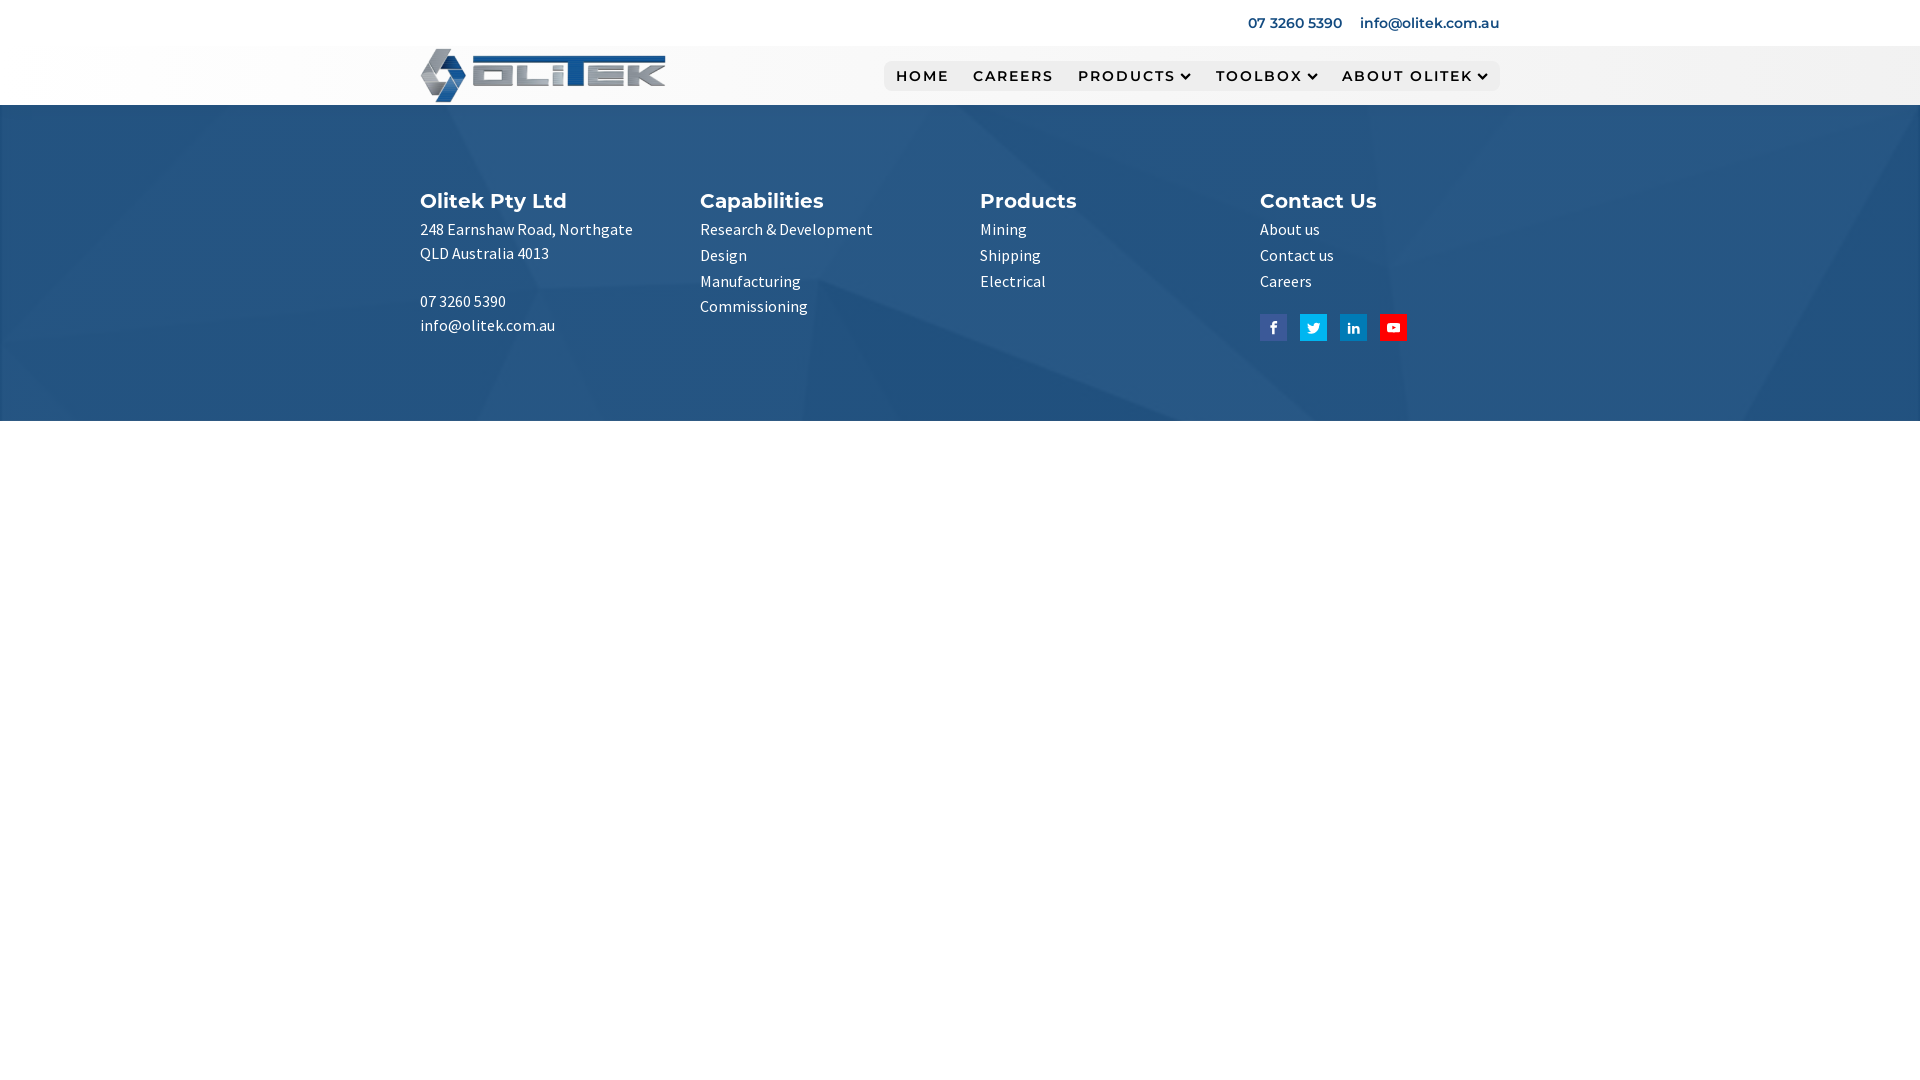  What do you see at coordinates (1003, 229) in the screenshot?
I see `'Mining'` at bounding box center [1003, 229].